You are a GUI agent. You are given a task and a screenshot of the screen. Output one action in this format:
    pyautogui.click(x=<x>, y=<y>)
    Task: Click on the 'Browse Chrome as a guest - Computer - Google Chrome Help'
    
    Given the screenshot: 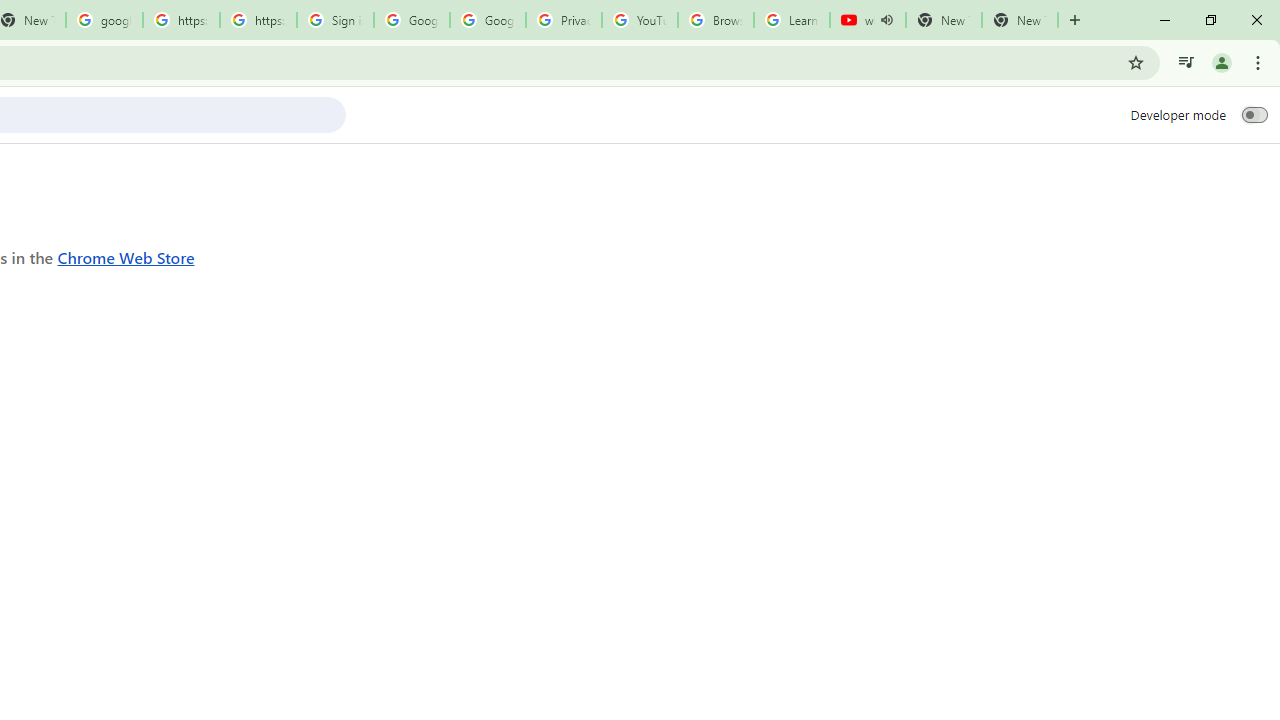 What is the action you would take?
    pyautogui.click(x=716, y=20)
    